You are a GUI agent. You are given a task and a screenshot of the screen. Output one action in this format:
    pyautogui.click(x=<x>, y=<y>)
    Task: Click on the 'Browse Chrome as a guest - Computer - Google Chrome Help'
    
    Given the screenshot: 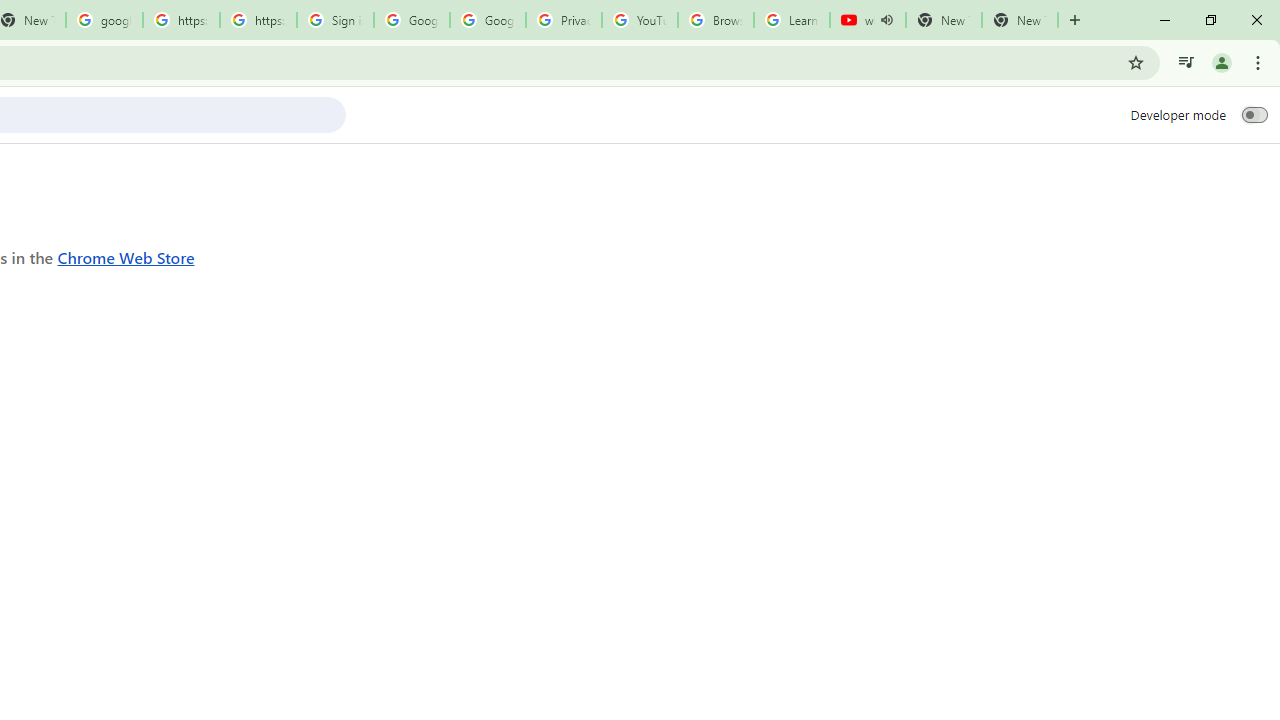 What is the action you would take?
    pyautogui.click(x=716, y=20)
    